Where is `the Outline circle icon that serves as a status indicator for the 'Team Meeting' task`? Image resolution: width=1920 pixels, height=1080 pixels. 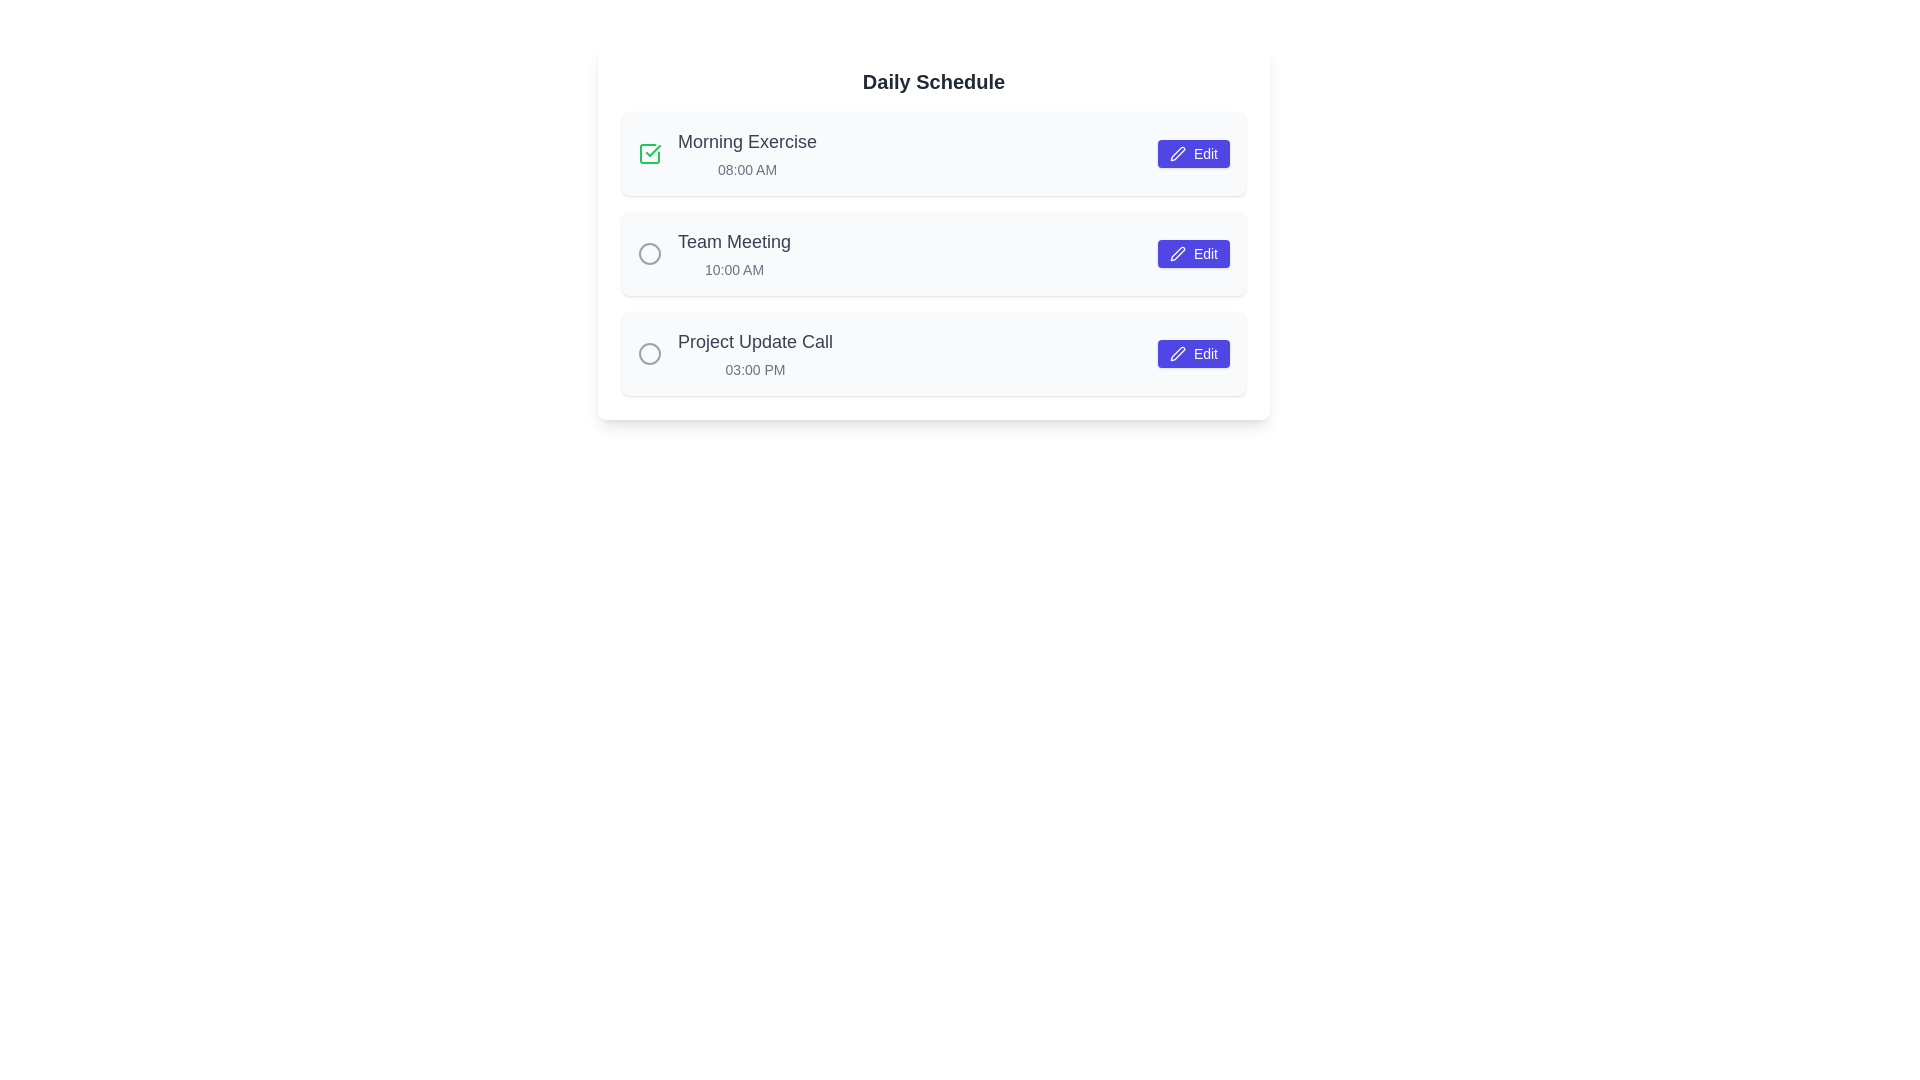 the Outline circle icon that serves as a status indicator for the 'Team Meeting' task is located at coordinates (649, 253).